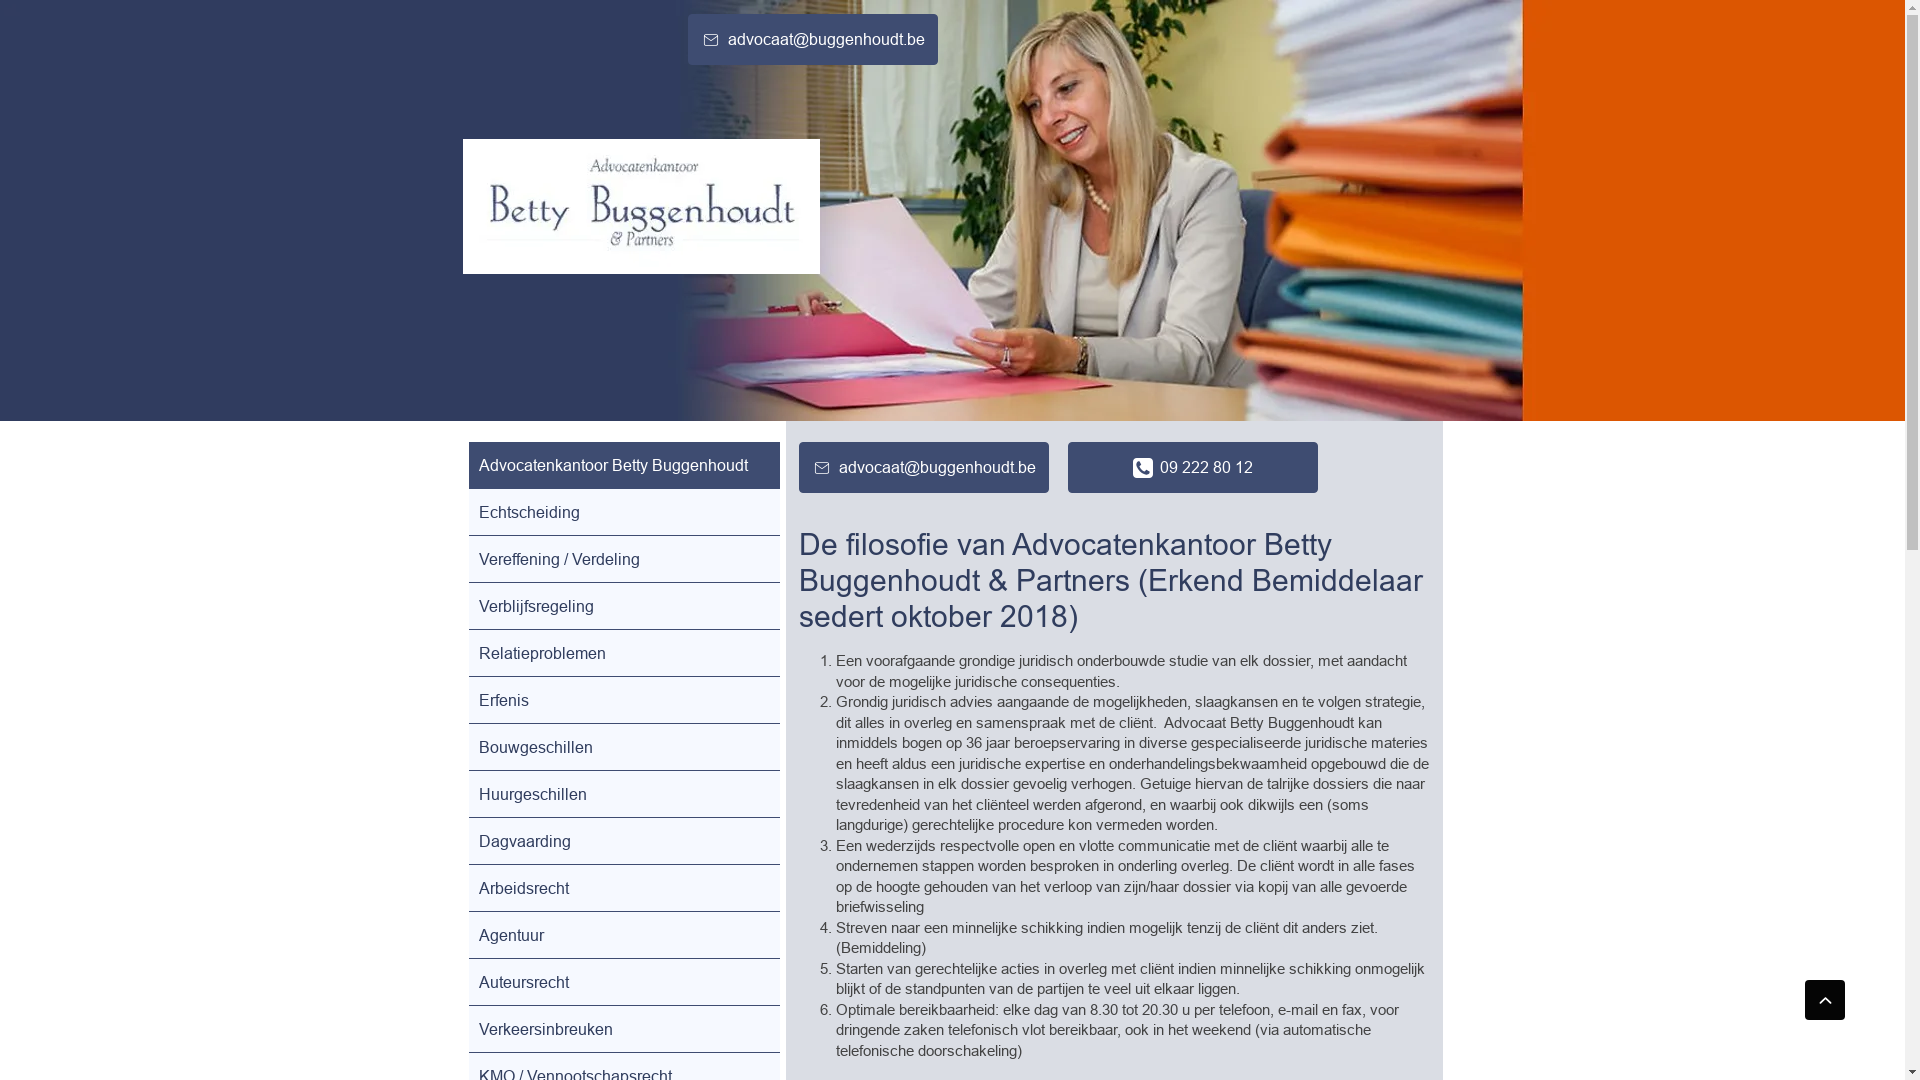 Image resolution: width=1920 pixels, height=1080 pixels. I want to click on 'ADVOCATENKANTOOR BETTY BUGGENHOUDT', so click(640, 206).